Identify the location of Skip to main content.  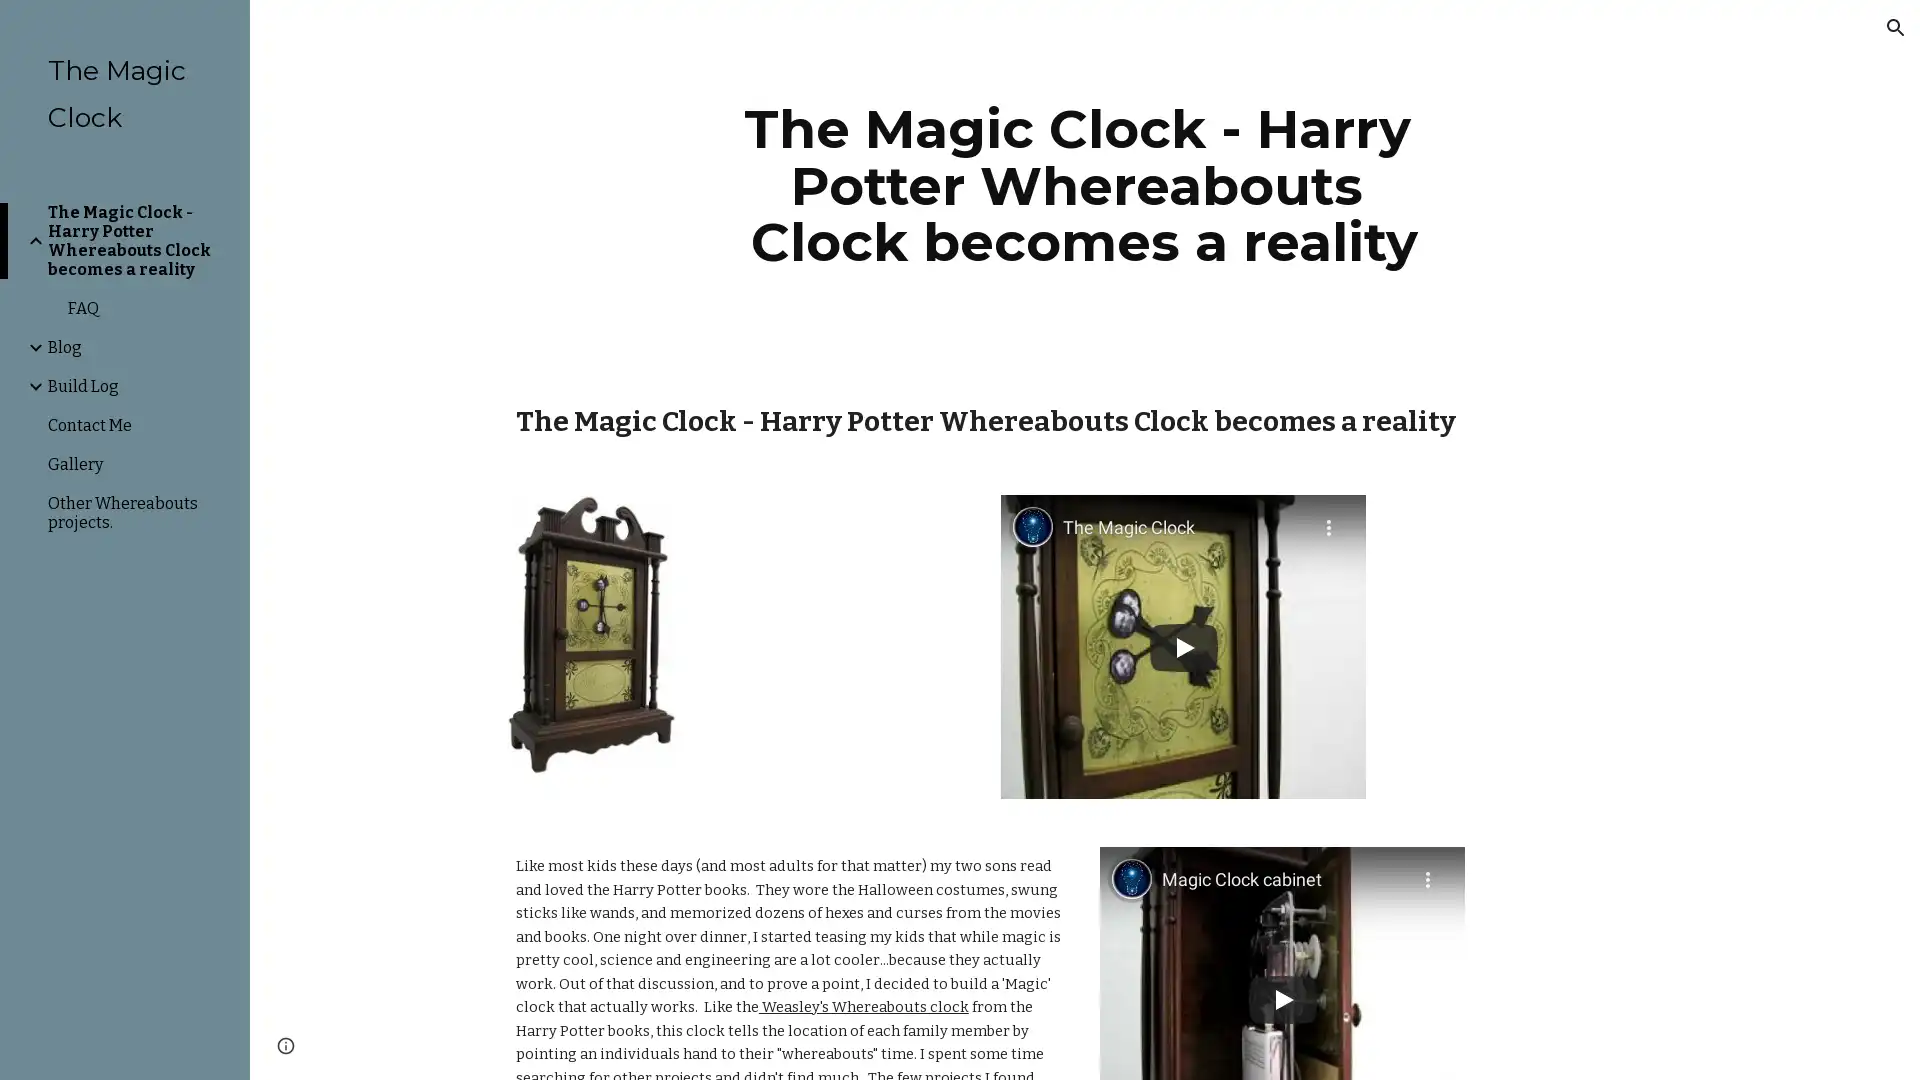
(787, 37).